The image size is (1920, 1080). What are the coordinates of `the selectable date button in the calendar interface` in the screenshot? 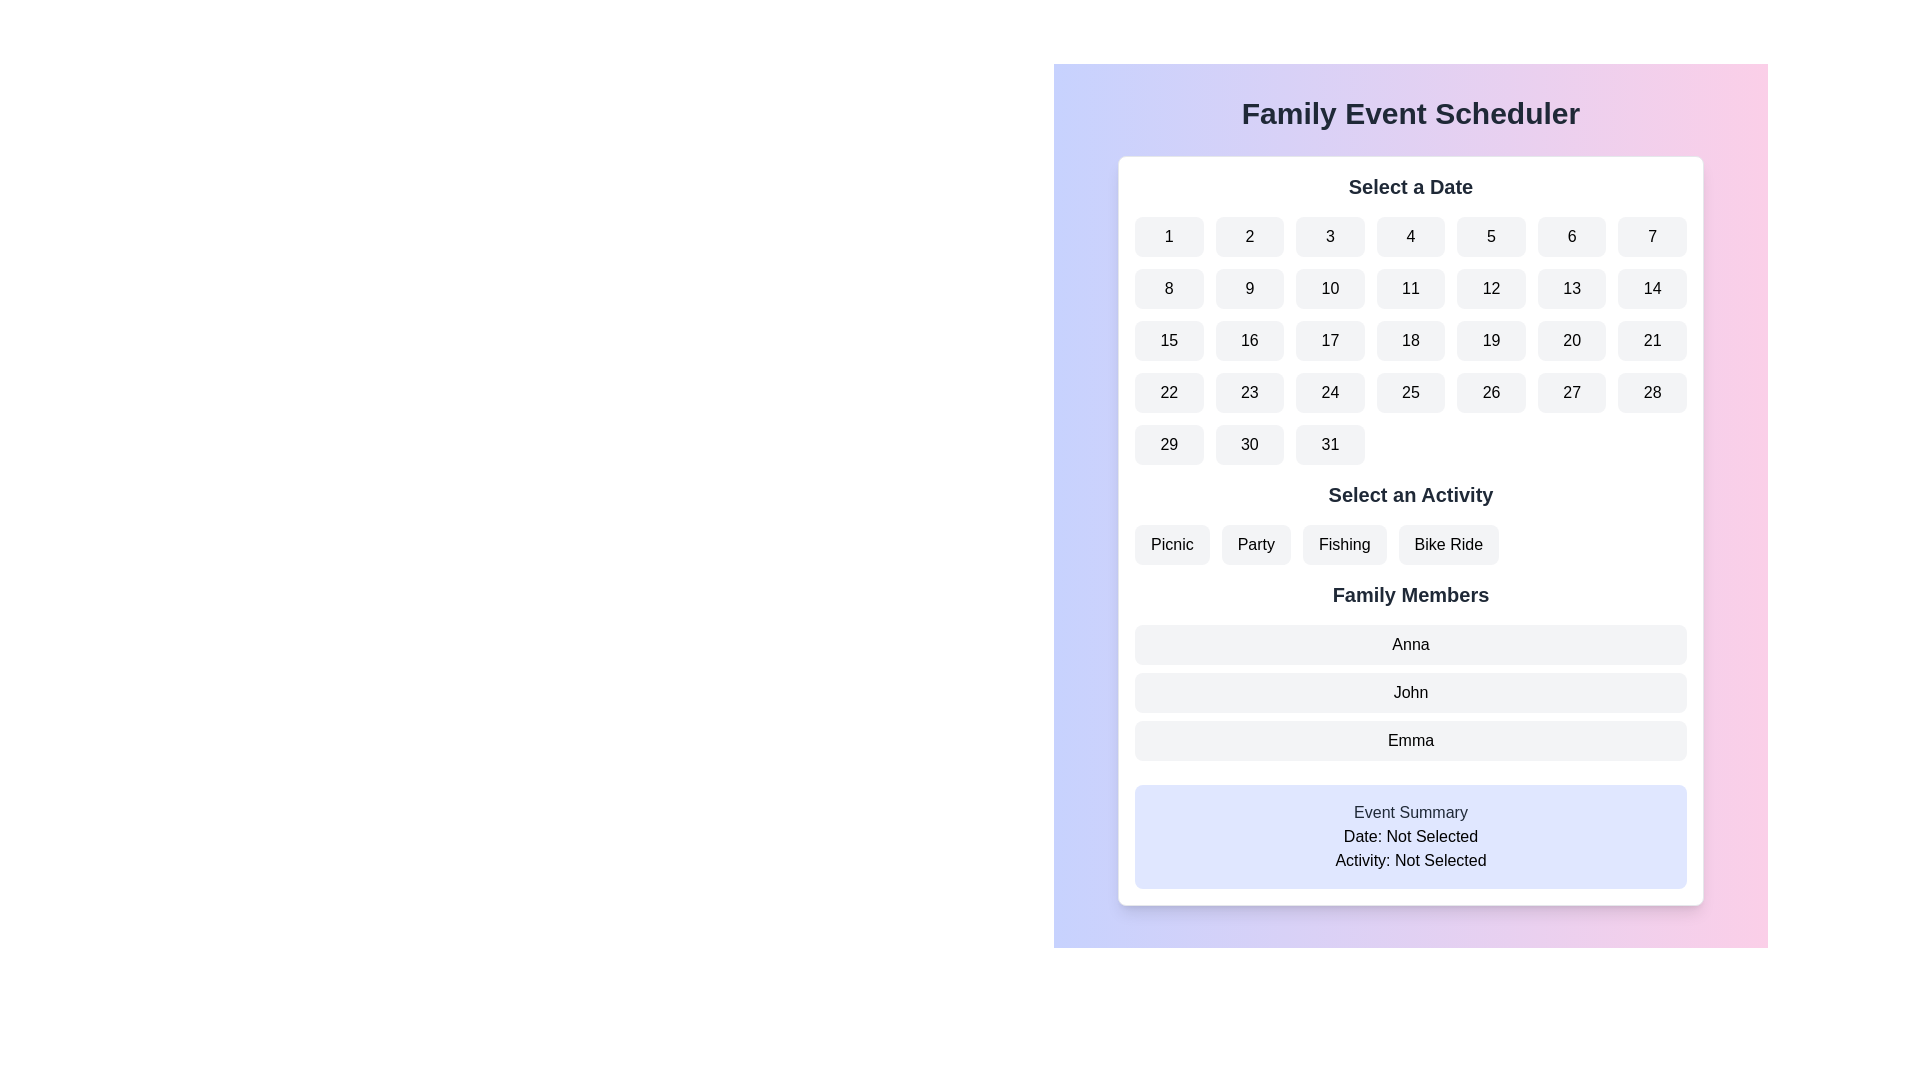 It's located at (1248, 339).